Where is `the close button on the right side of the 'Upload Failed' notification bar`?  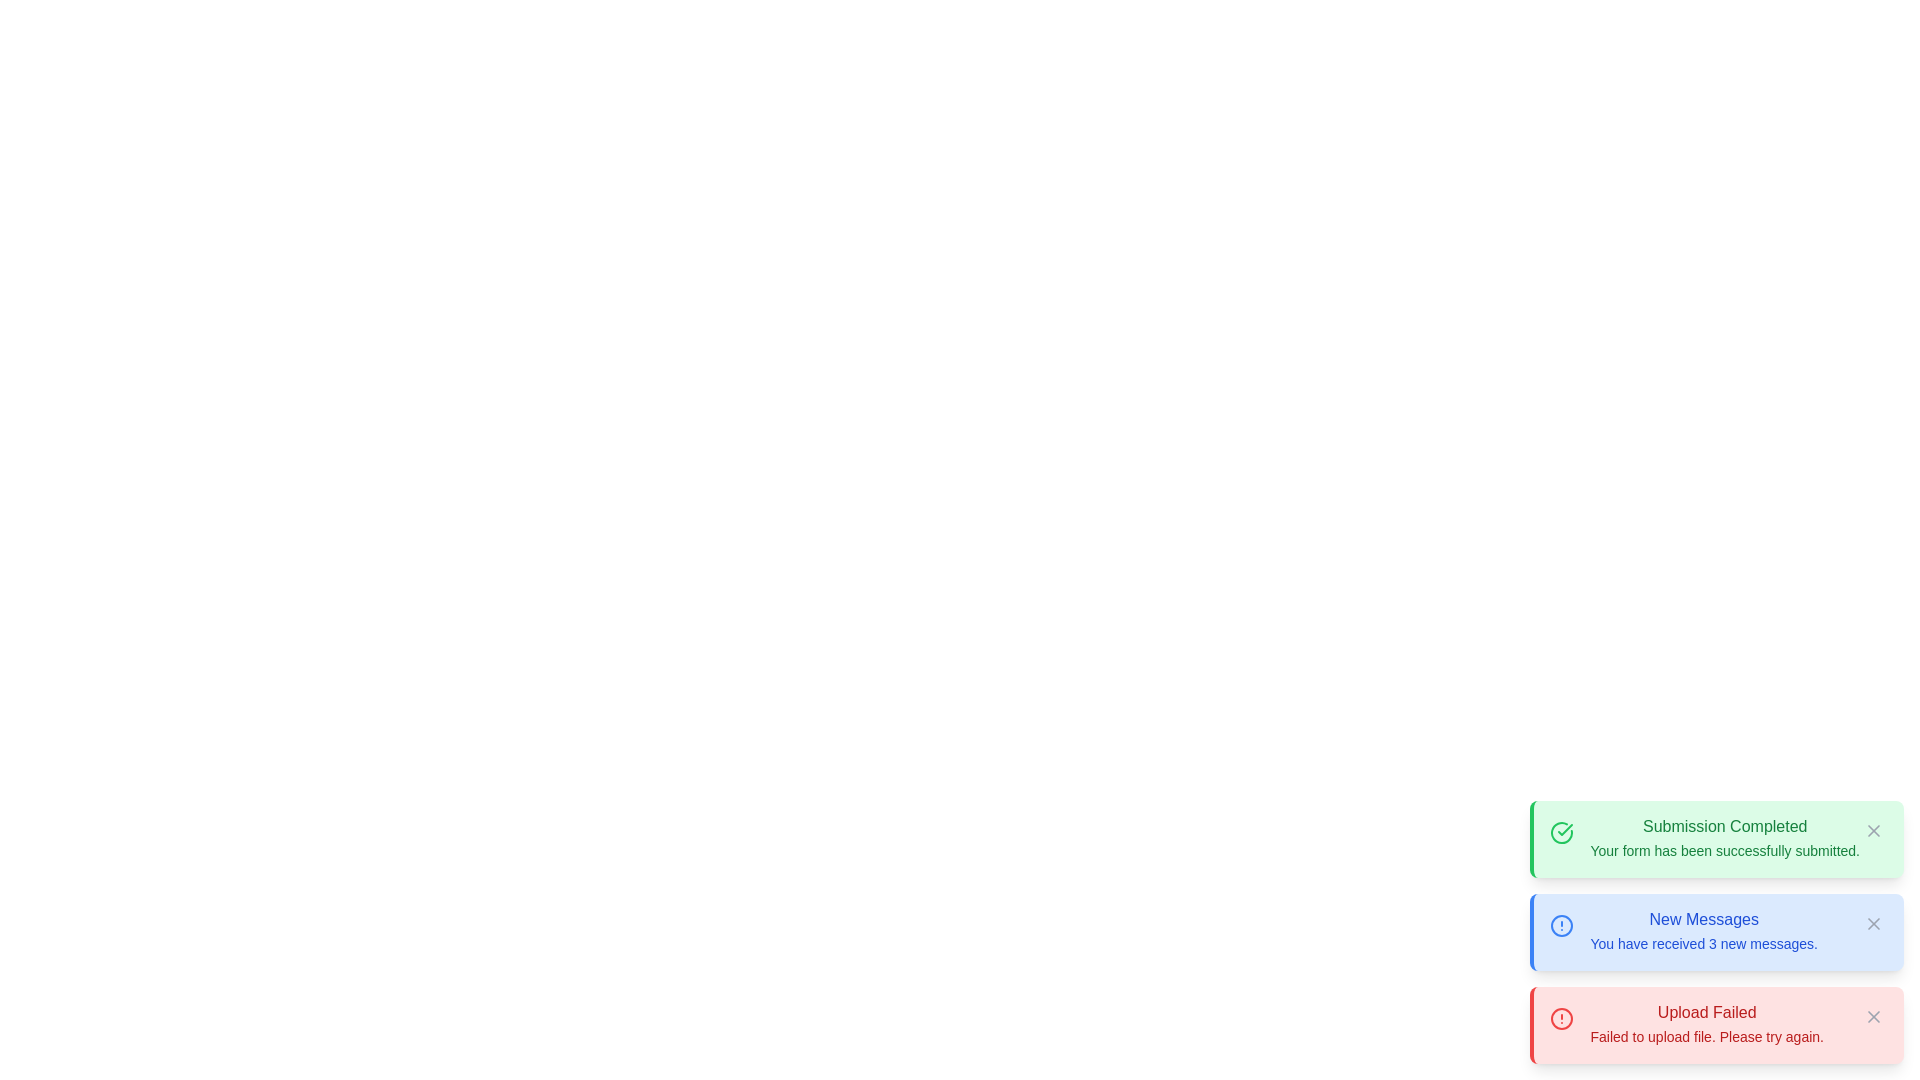 the close button on the right side of the 'Upload Failed' notification bar is located at coordinates (1872, 1017).